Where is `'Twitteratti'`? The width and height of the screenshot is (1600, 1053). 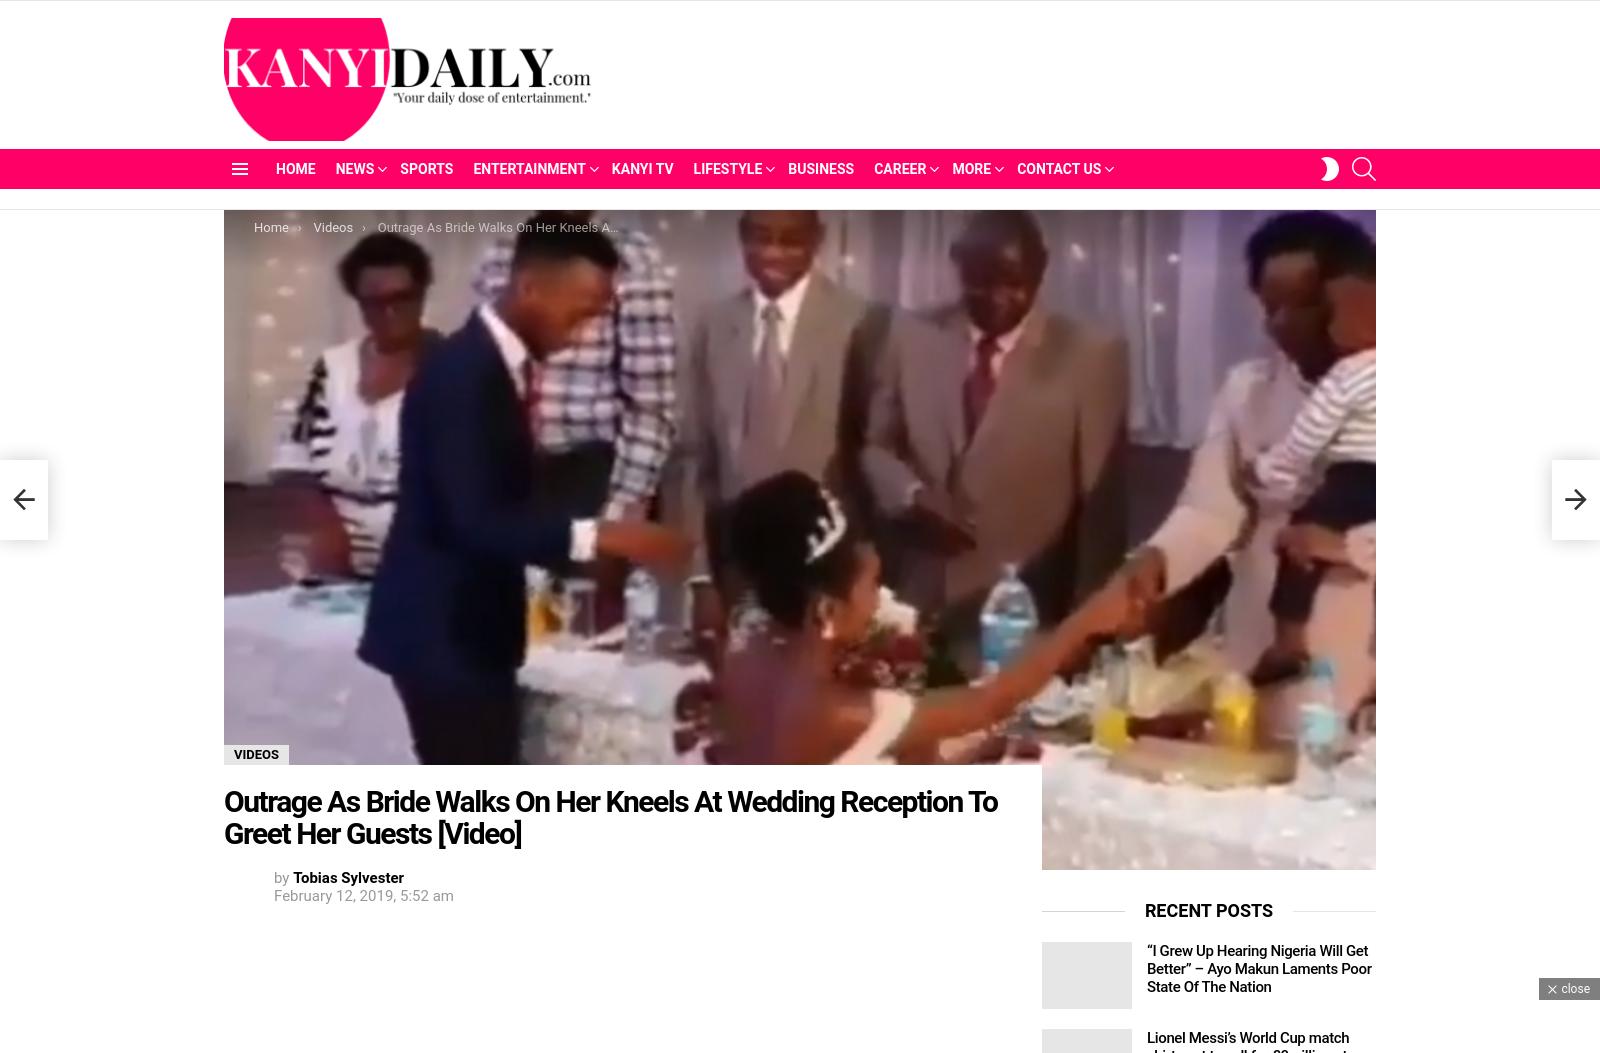 'Twitteratti' is located at coordinates (625, 371).